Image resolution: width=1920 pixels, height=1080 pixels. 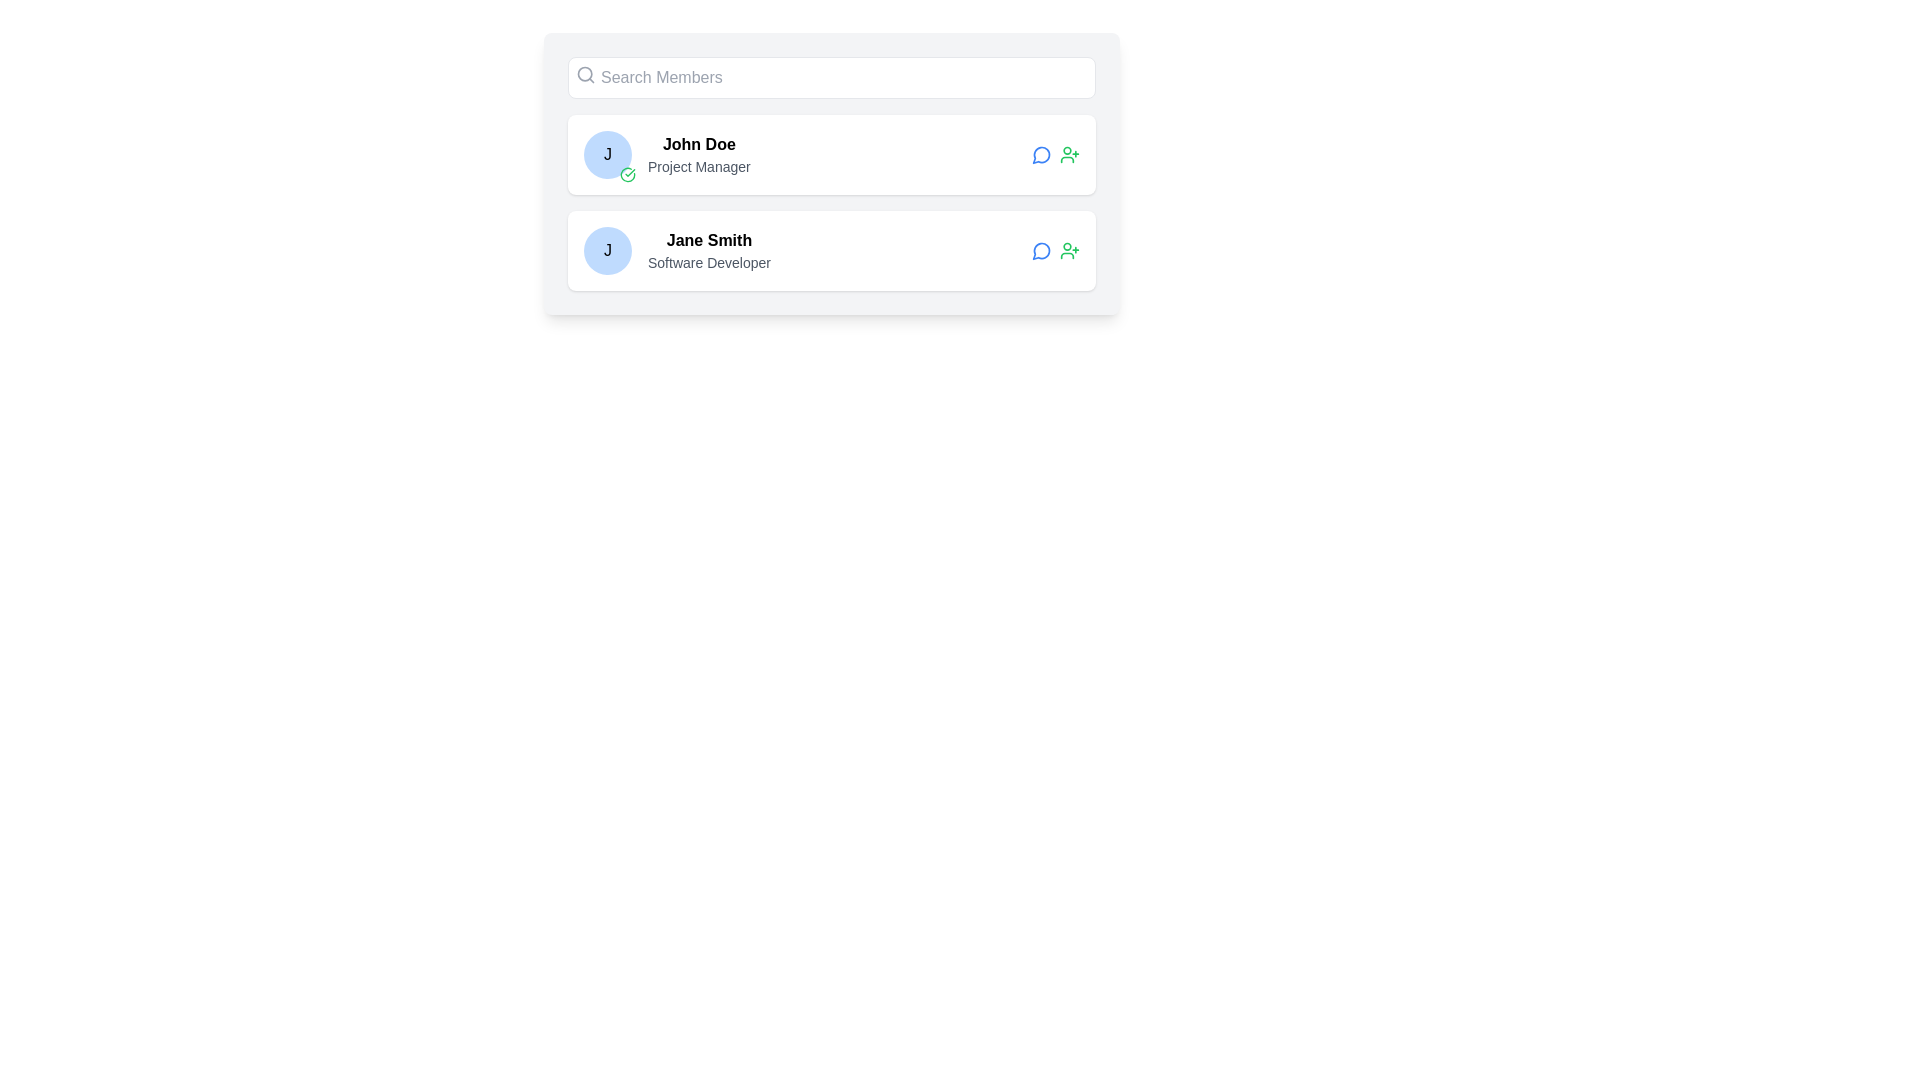 I want to click on the text display showing 'John Doe' and 'Project Manager' located in the top list item of a vertical list, to the right of the circular icon with the letter 'J', so click(x=699, y=153).